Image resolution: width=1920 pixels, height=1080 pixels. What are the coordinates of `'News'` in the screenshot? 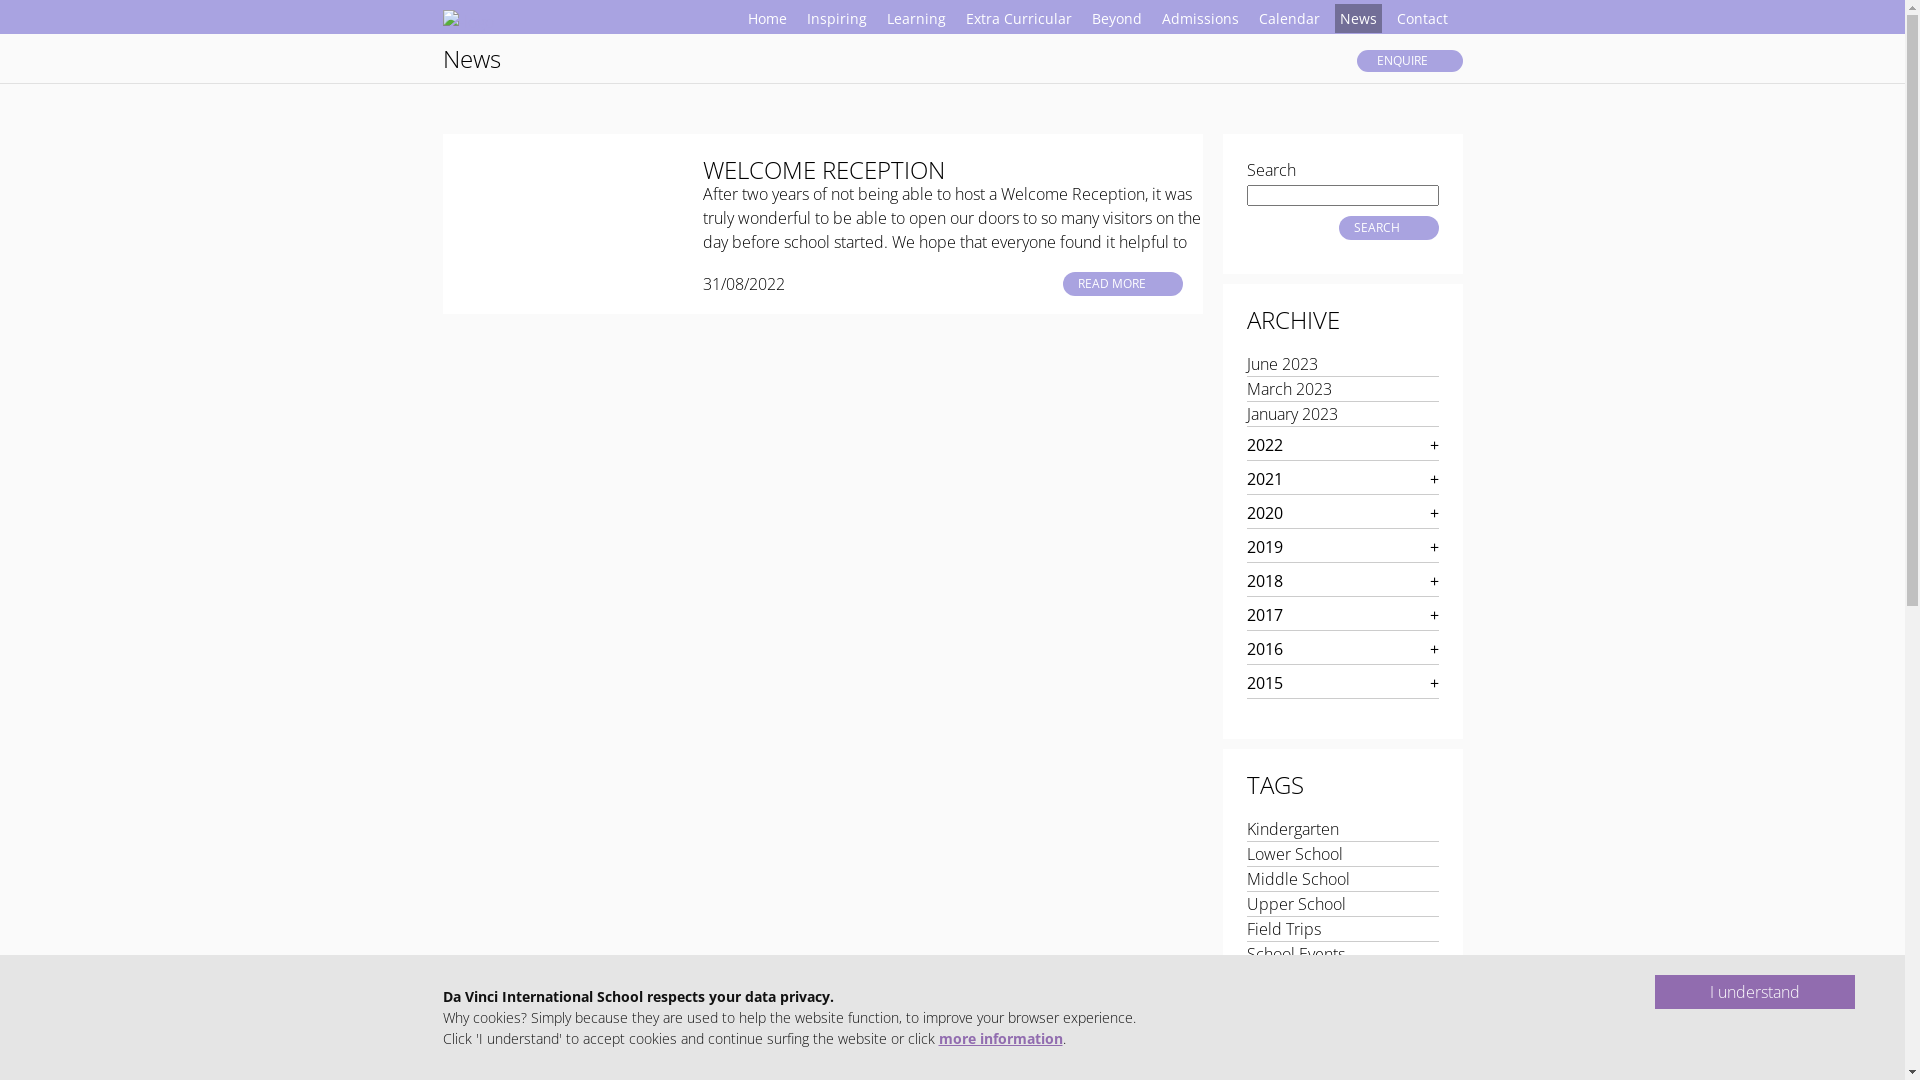 It's located at (440, 57).